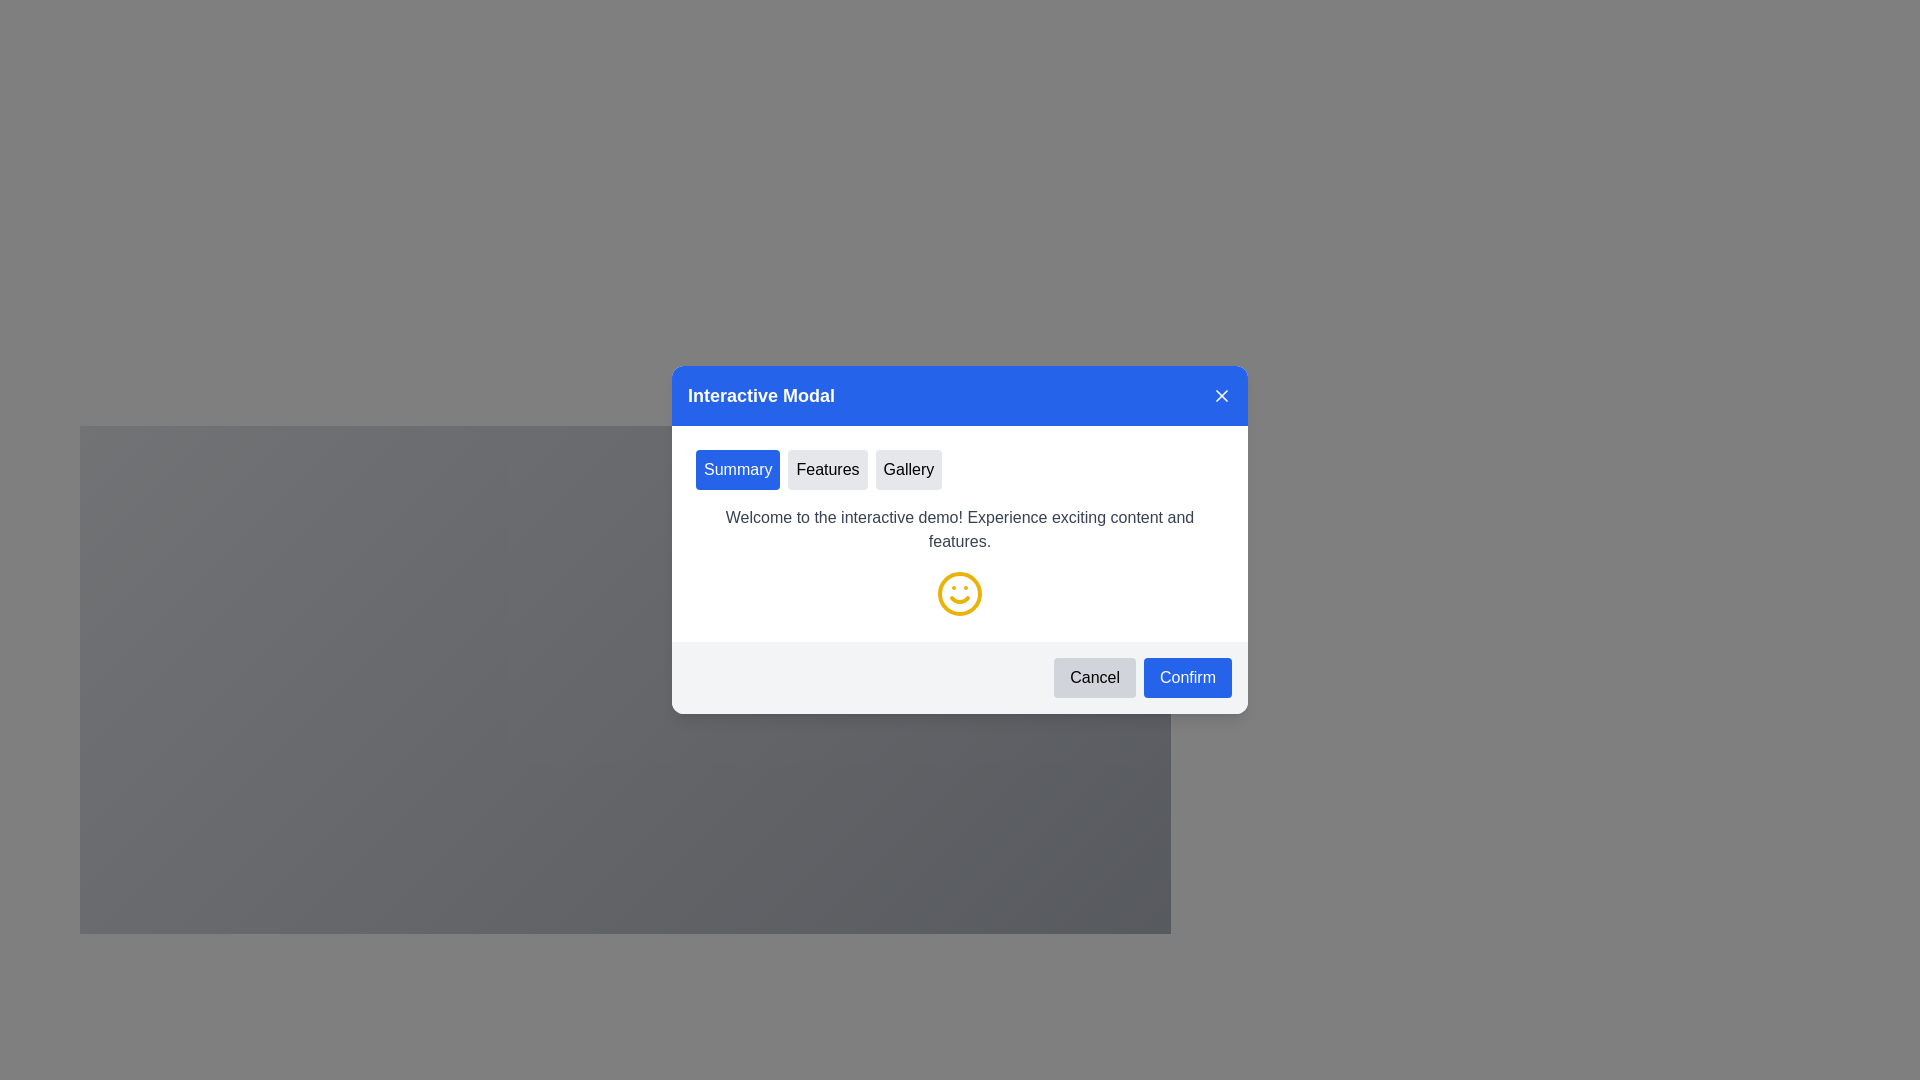 Image resolution: width=1920 pixels, height=1080 pixels. Describe the element at coordinates (960, 593) in the screenshot. I see `the yellow smiley face icon located directly underneath the 'Welcome to the interactive demo!' text within the modal dialog` at that location.